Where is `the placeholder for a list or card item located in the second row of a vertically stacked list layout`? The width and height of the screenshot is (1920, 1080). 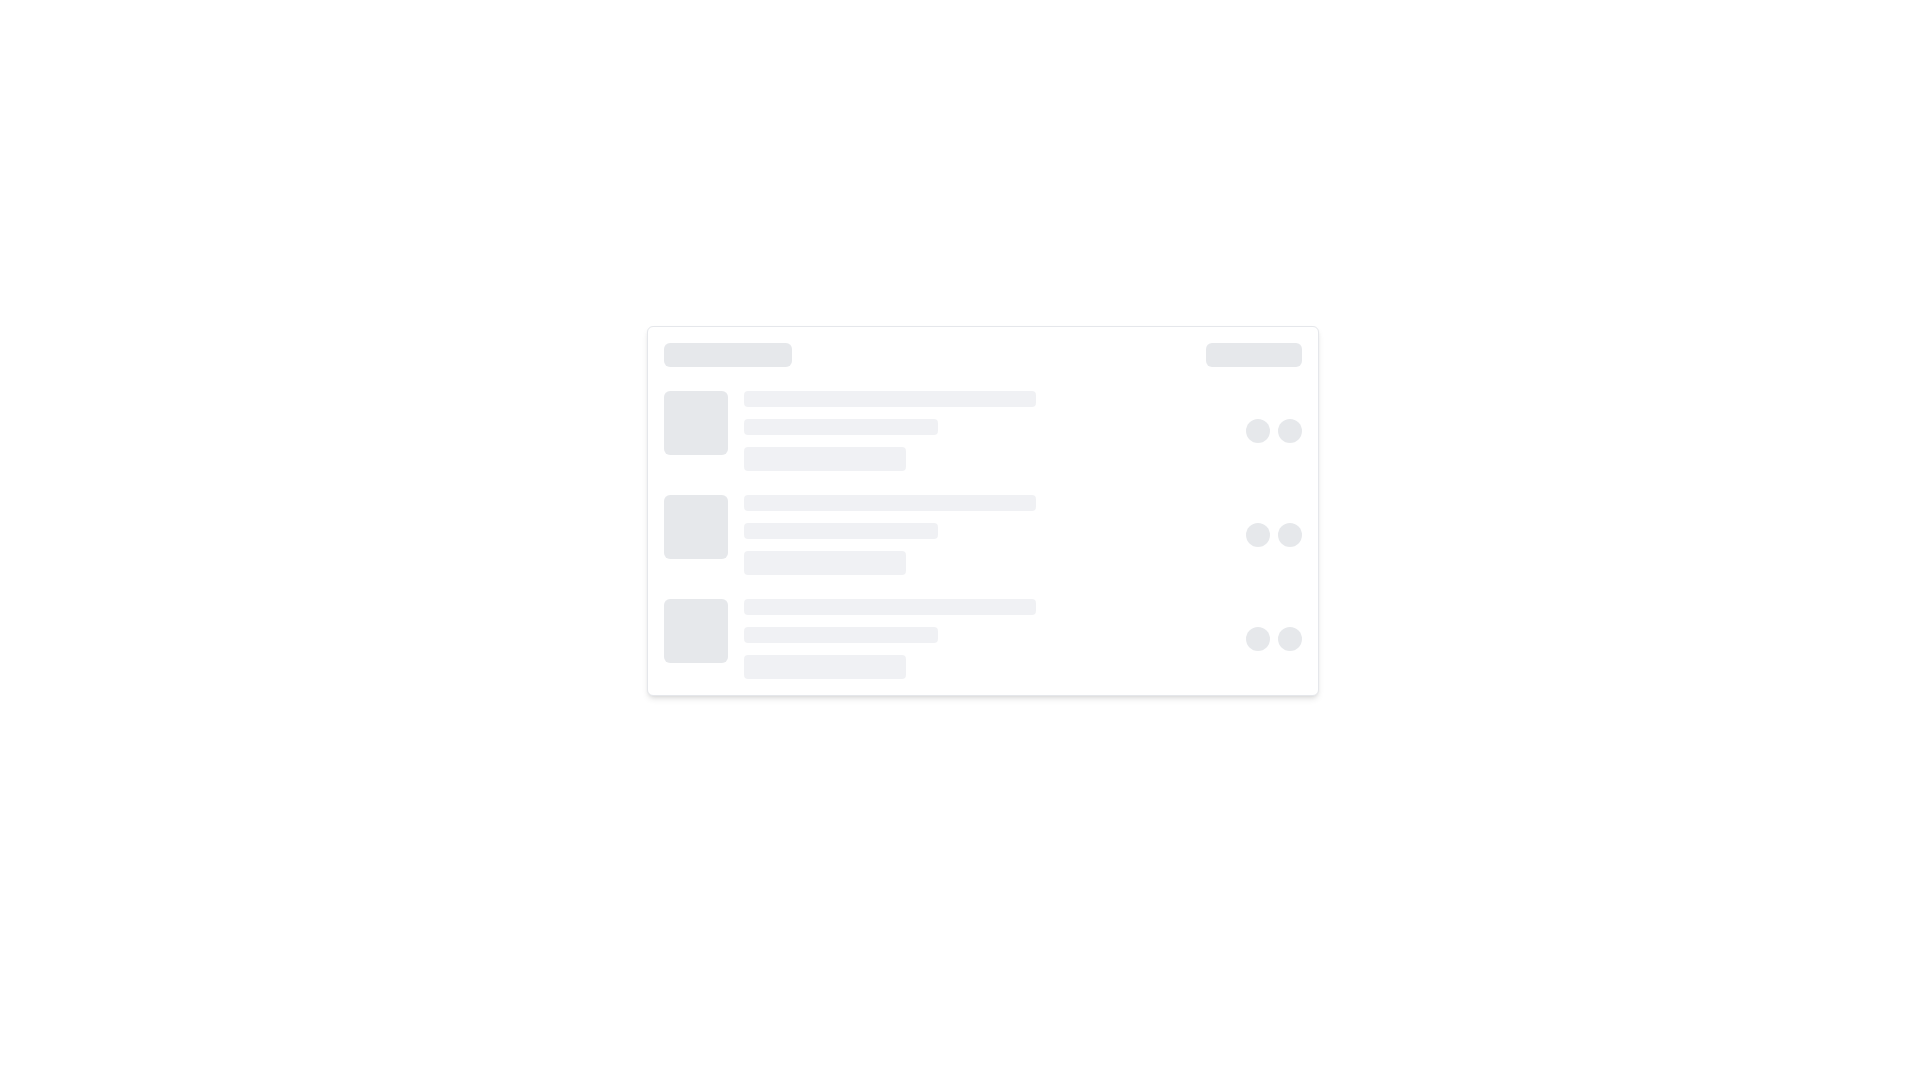
the placeholder for a list or card item located in the second row of a vertically stacked list layout is located at coordinates (983, 430).